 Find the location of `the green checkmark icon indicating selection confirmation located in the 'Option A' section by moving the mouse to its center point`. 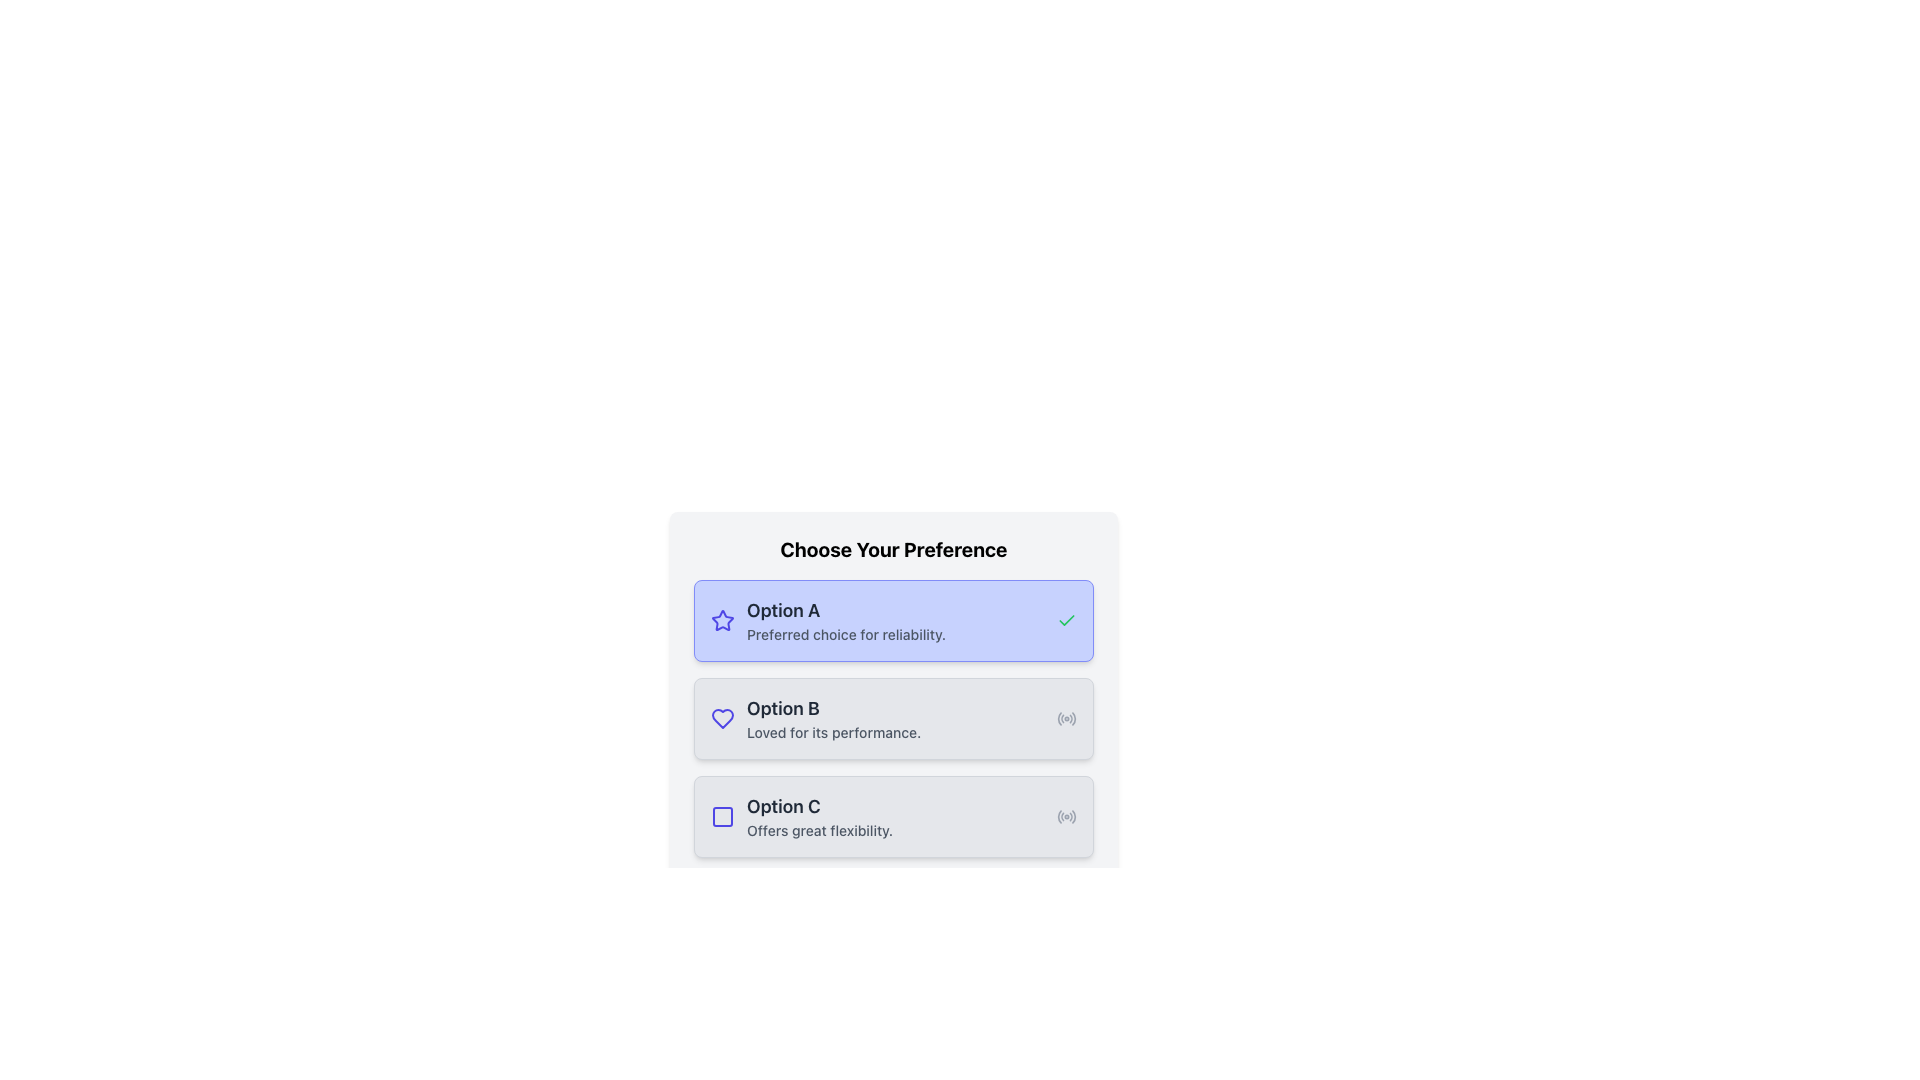

the green checkmark icon indicating selection confirmation located in the 'Option A' section by moving the mouse to its center point is located at coordinates (1065, 620).